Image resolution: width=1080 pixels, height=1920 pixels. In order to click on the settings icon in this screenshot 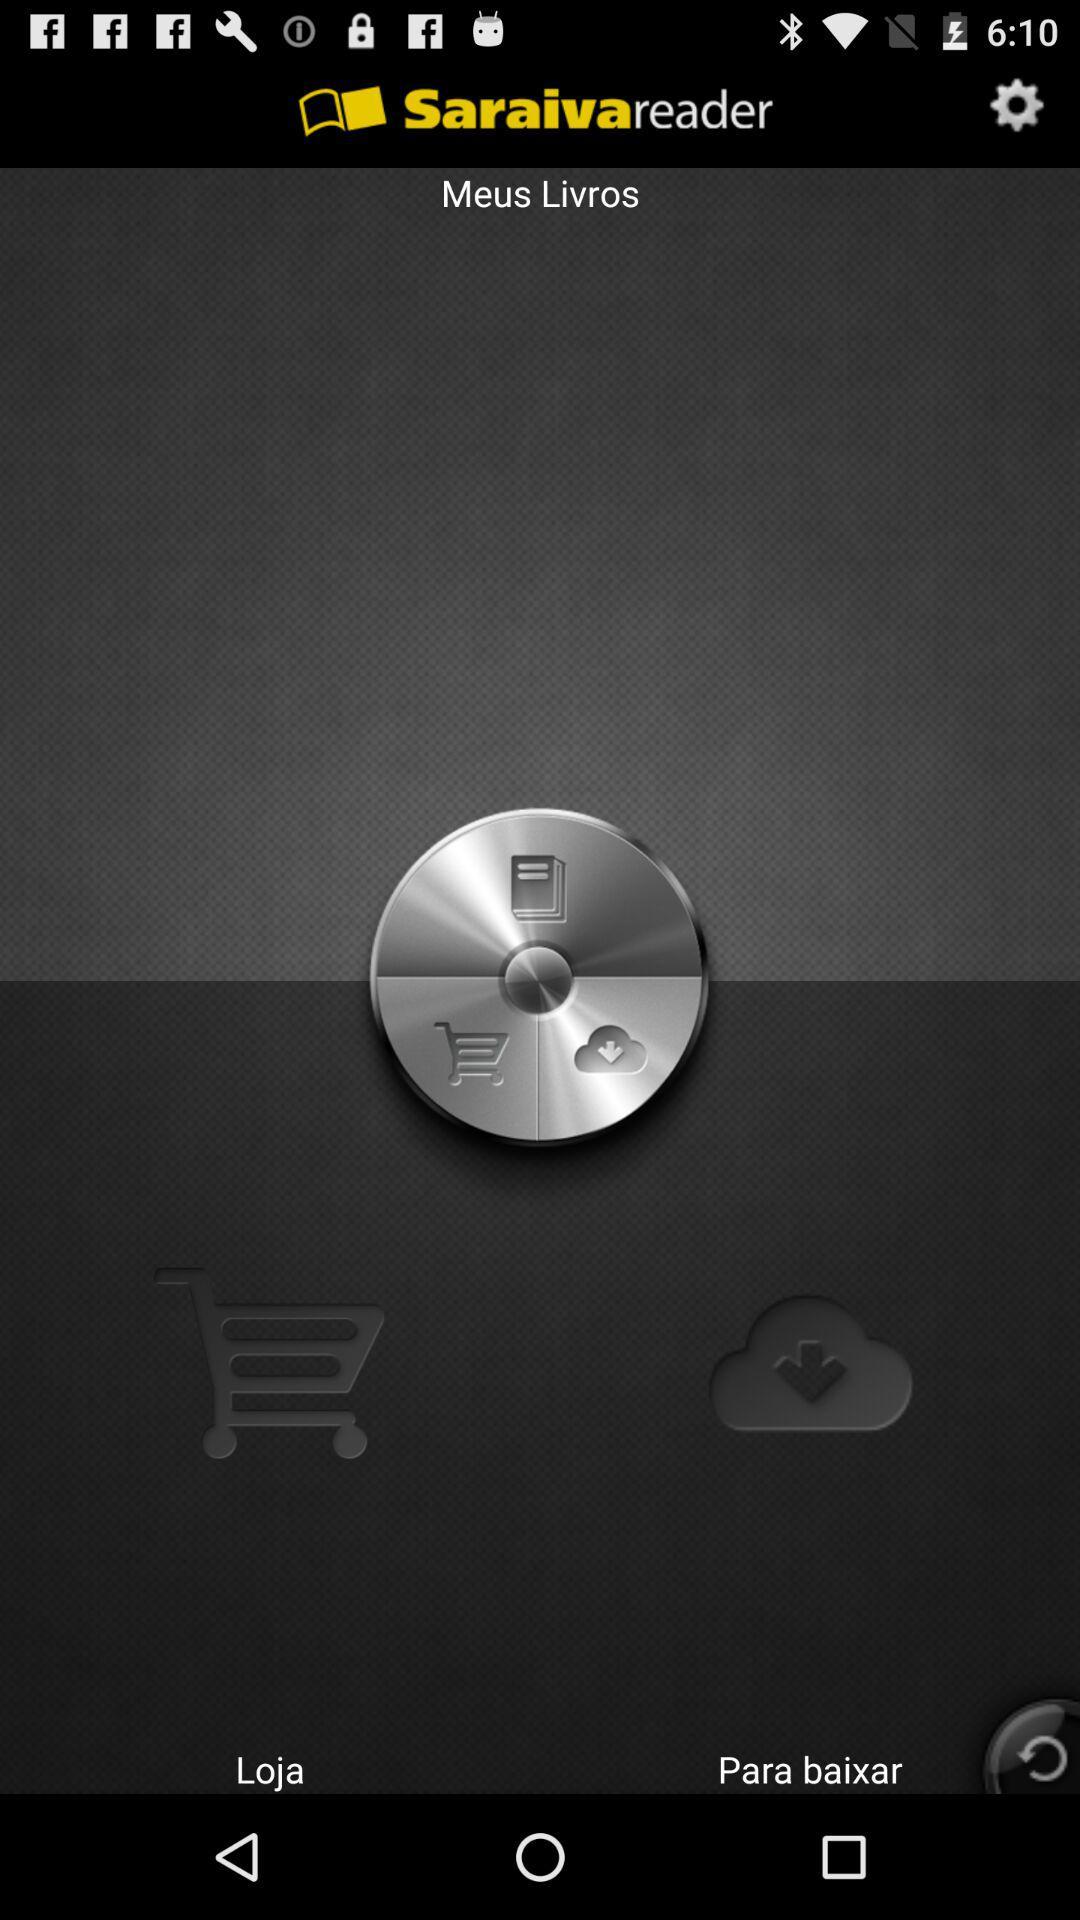, I will do `click(1018, 114)`.